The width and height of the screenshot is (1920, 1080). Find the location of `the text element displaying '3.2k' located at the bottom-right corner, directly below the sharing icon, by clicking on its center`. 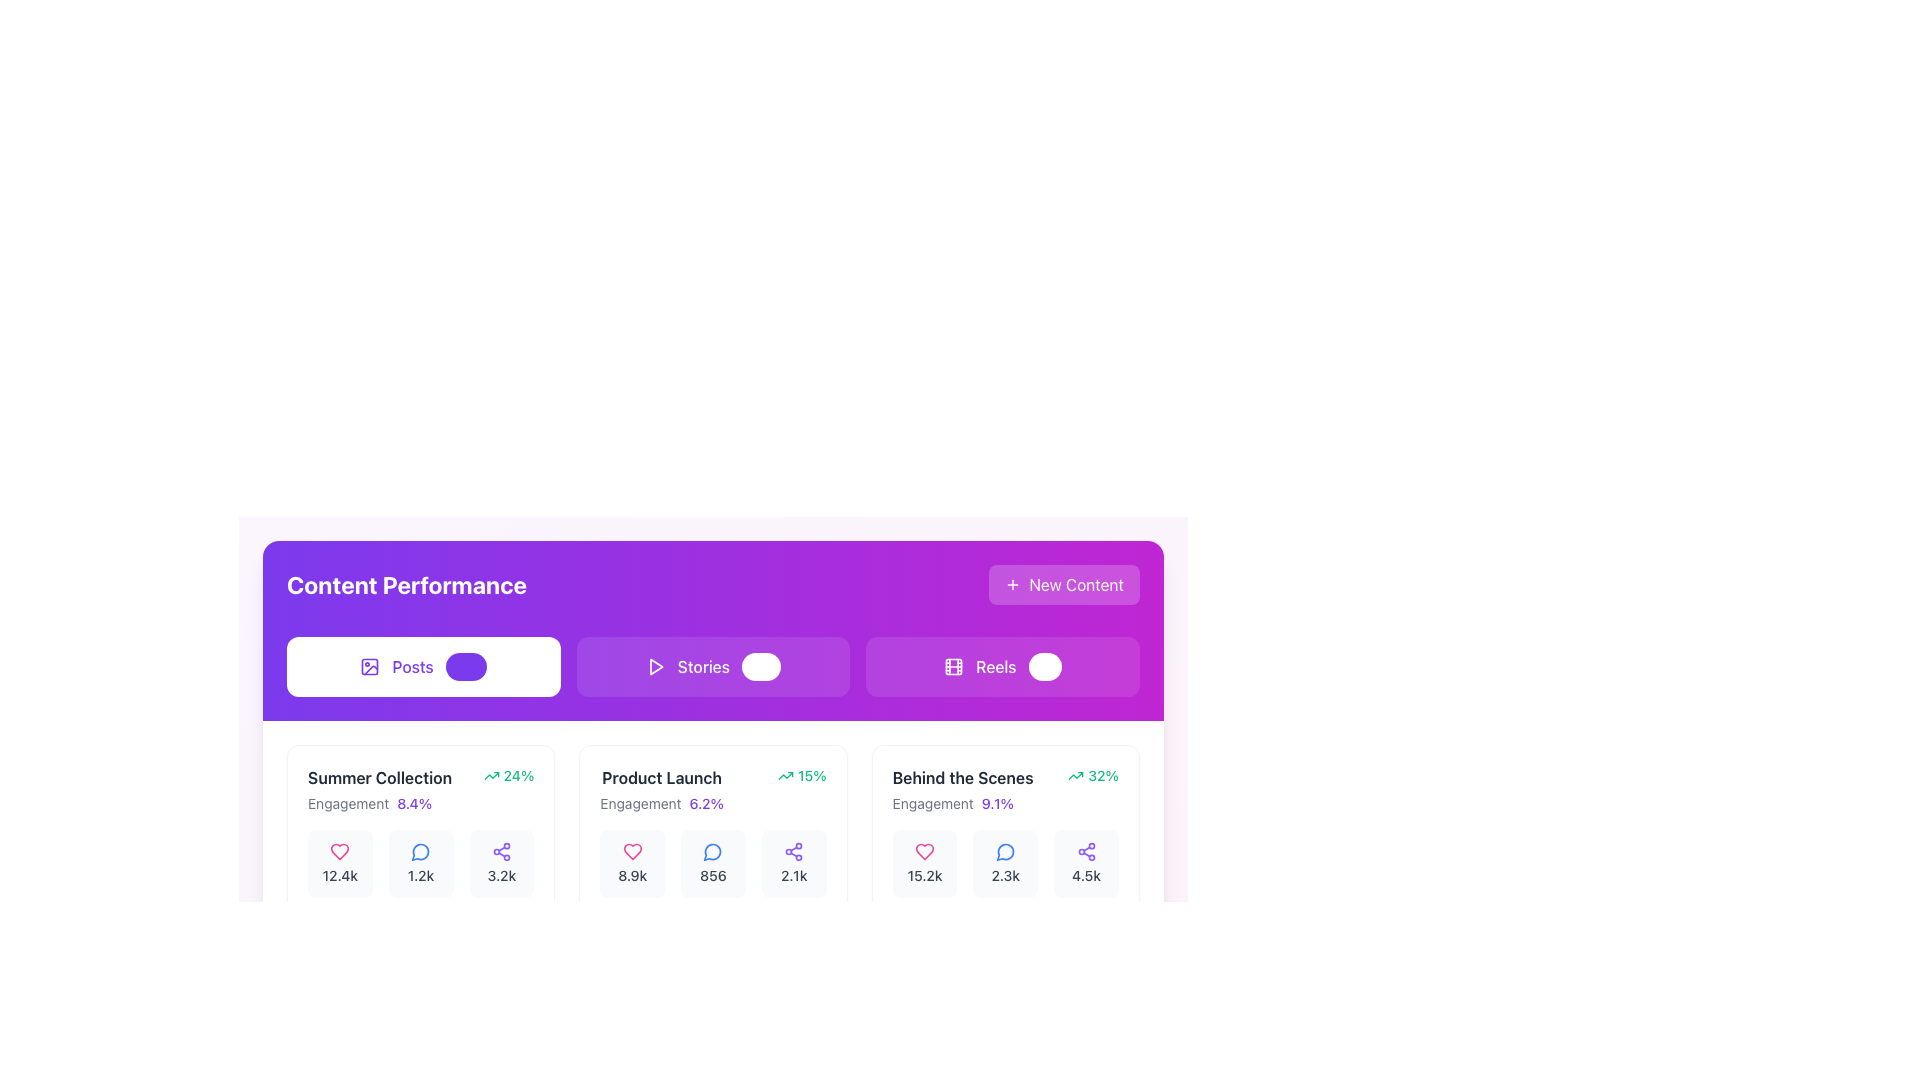

the text element displaying '3.2k' located at the bottom-right corner, directly below the sharing icon, by clicking on its center is located at coordinates (501, 874).